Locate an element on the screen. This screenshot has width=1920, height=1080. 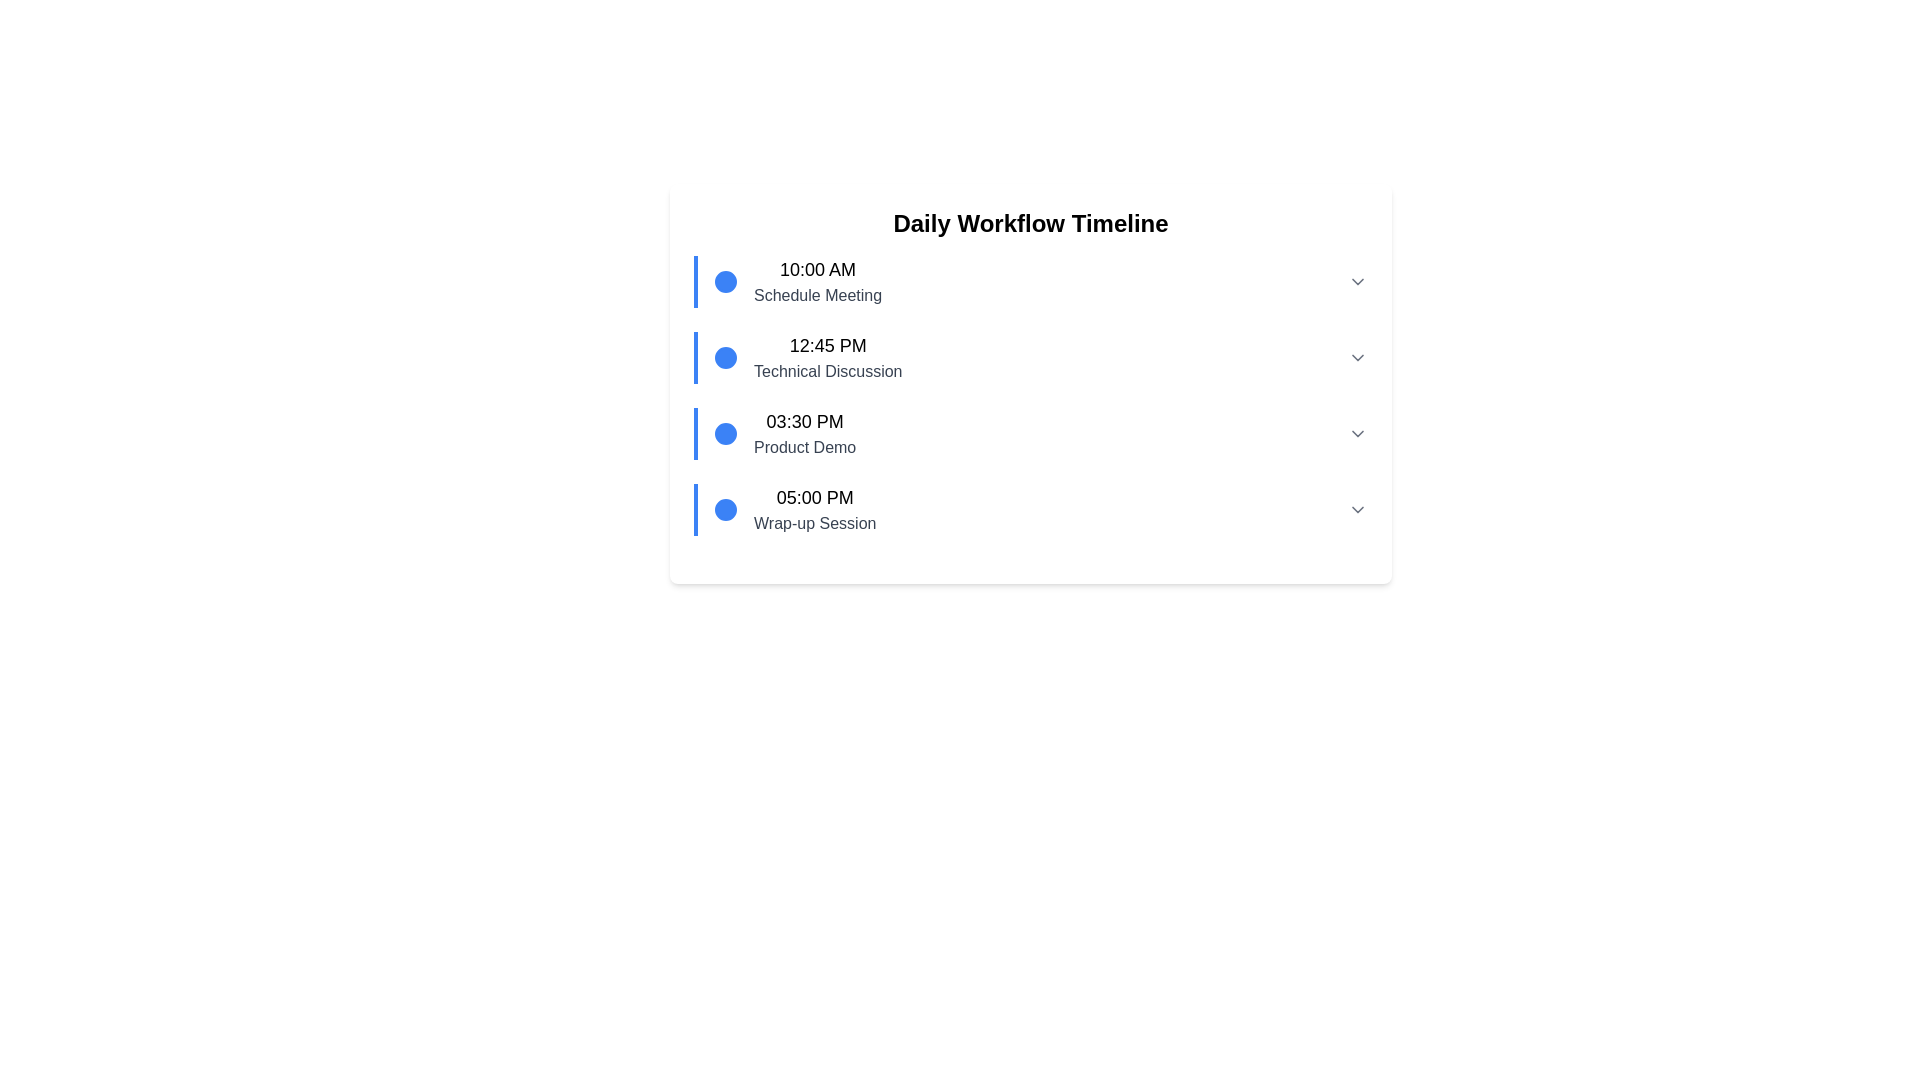
the List entry element that displays '12:45 PM' and 'Technical Discussion' is located at coordinates (1031, 357).